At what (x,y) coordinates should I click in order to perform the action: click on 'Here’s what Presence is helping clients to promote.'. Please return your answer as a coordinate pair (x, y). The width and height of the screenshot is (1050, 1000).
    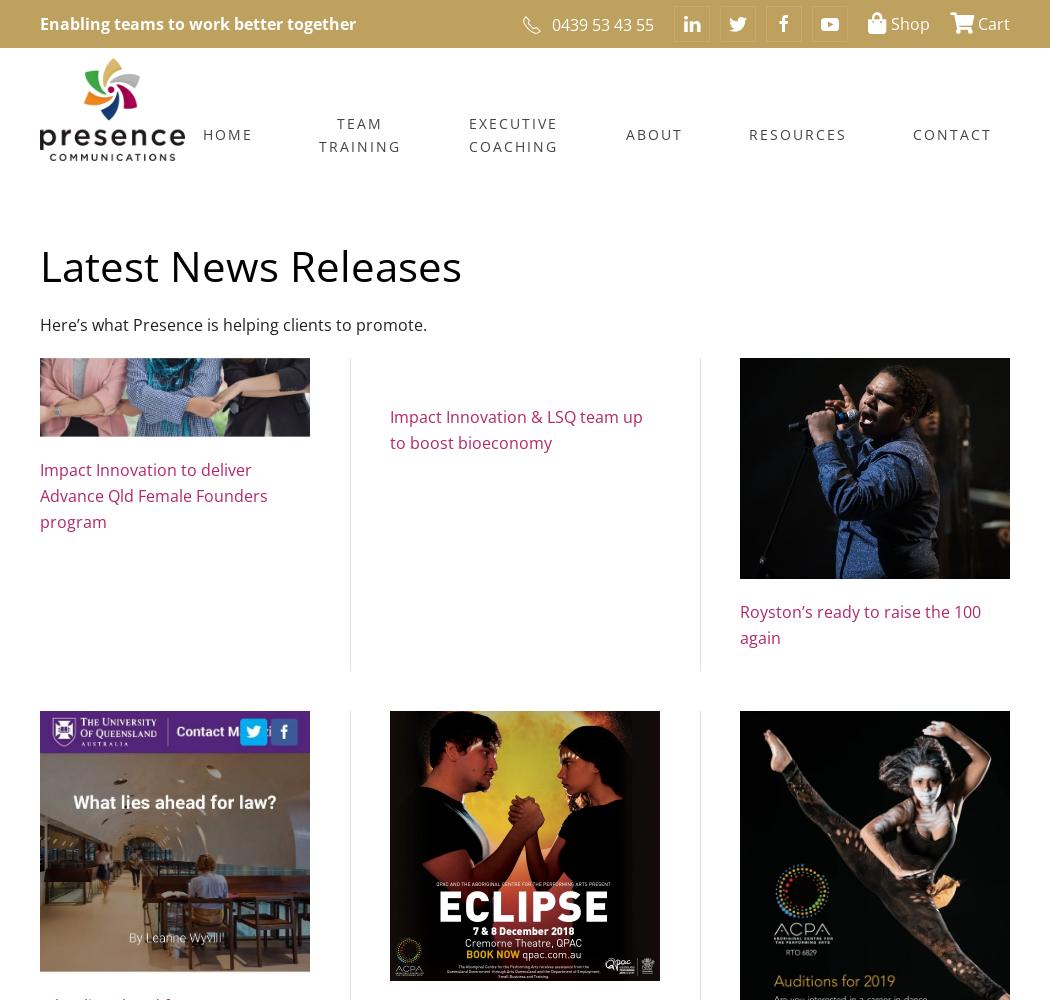
    Looking at the image, I should click on (39, 323).